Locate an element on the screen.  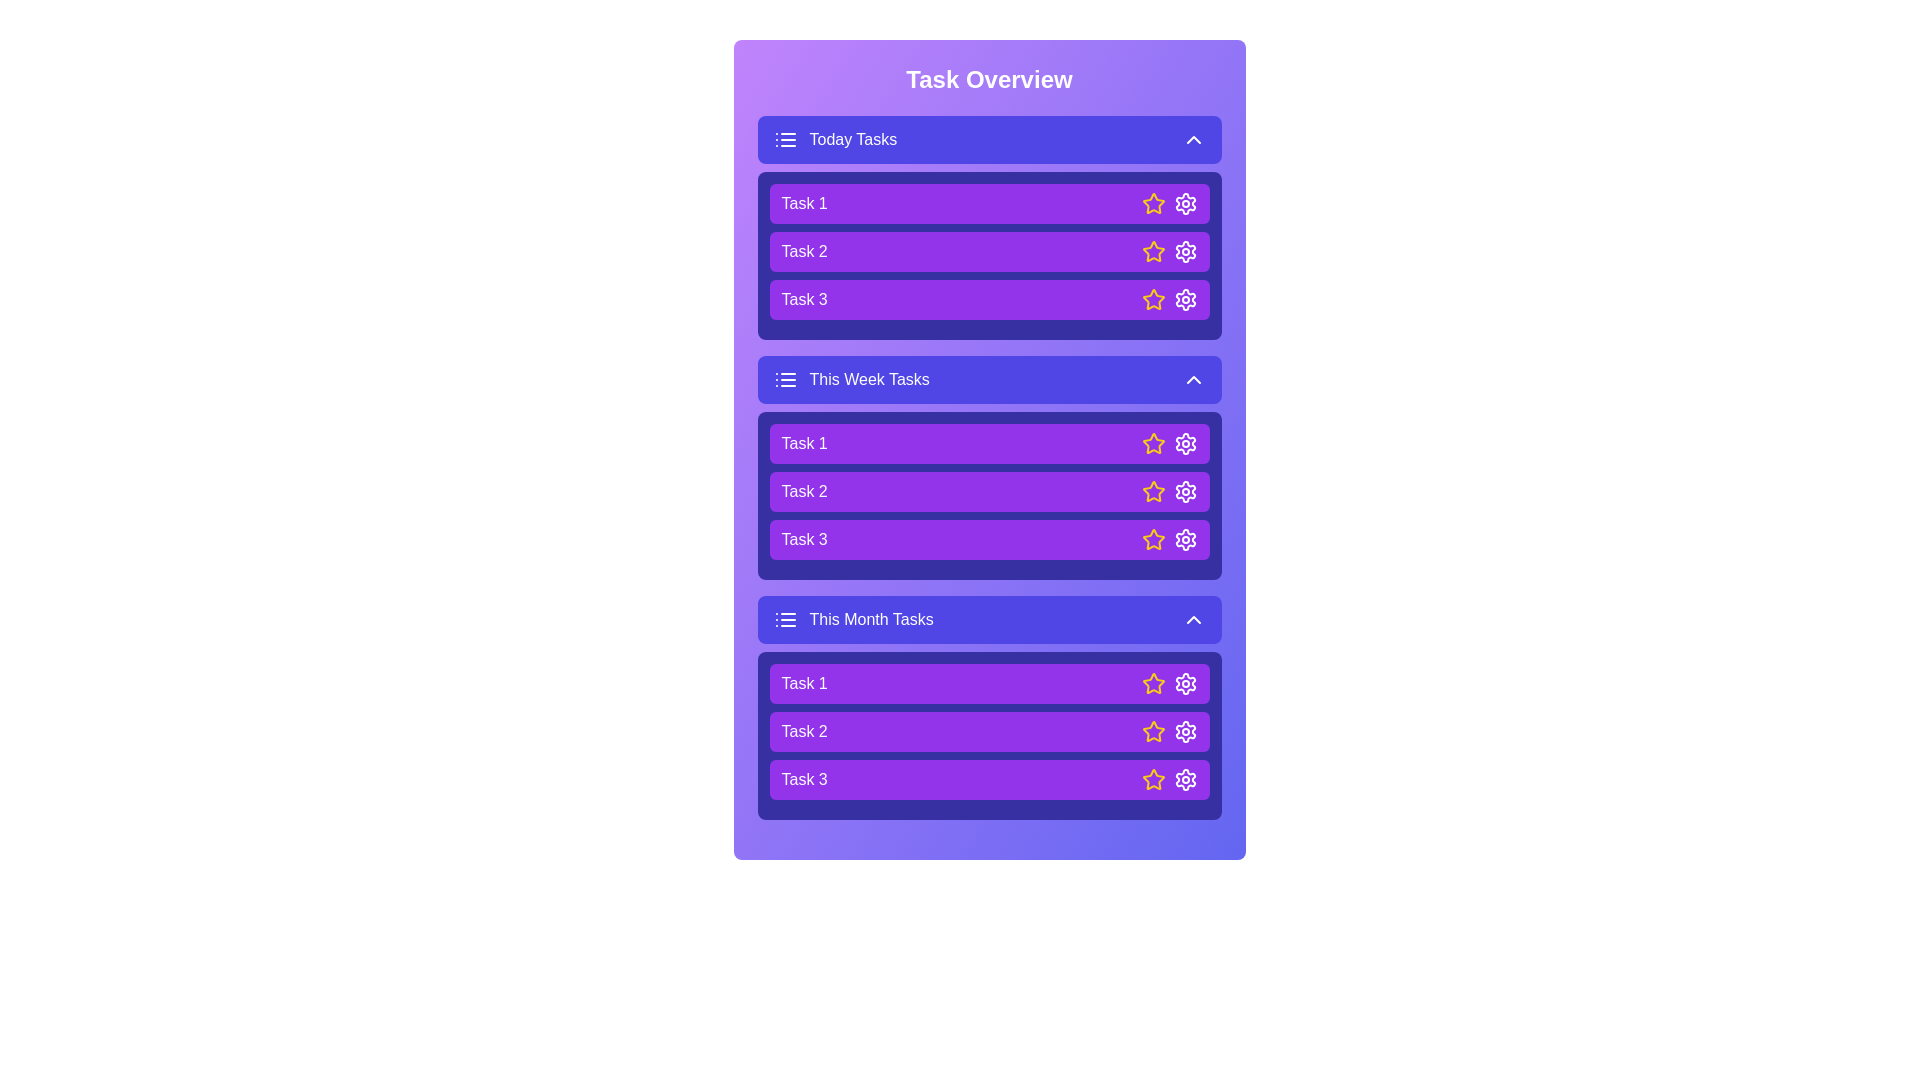
the settings icon of a task to configure it. Specify the task using the parameter Task 2 is located at coordinates (1185, 250).